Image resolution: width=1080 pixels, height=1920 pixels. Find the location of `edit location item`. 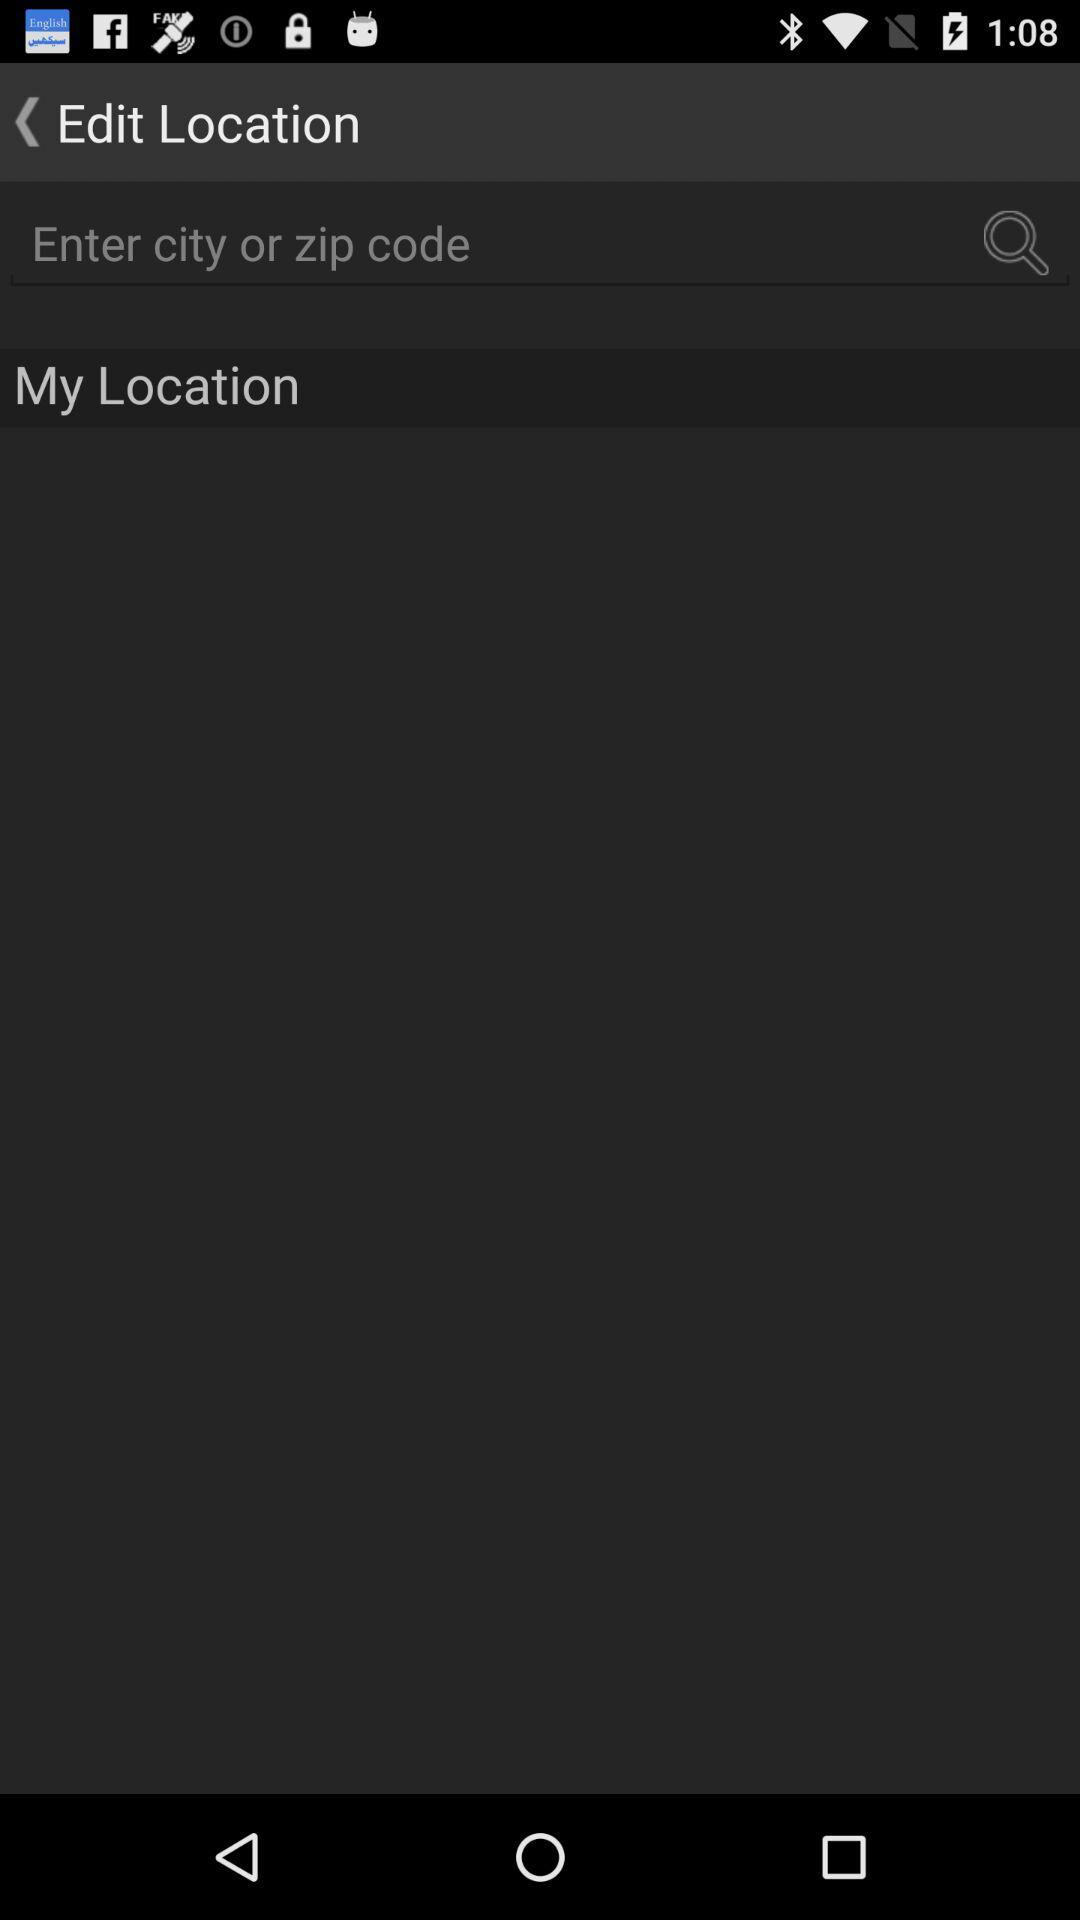

edit location item is located at coordinates (180, 120).